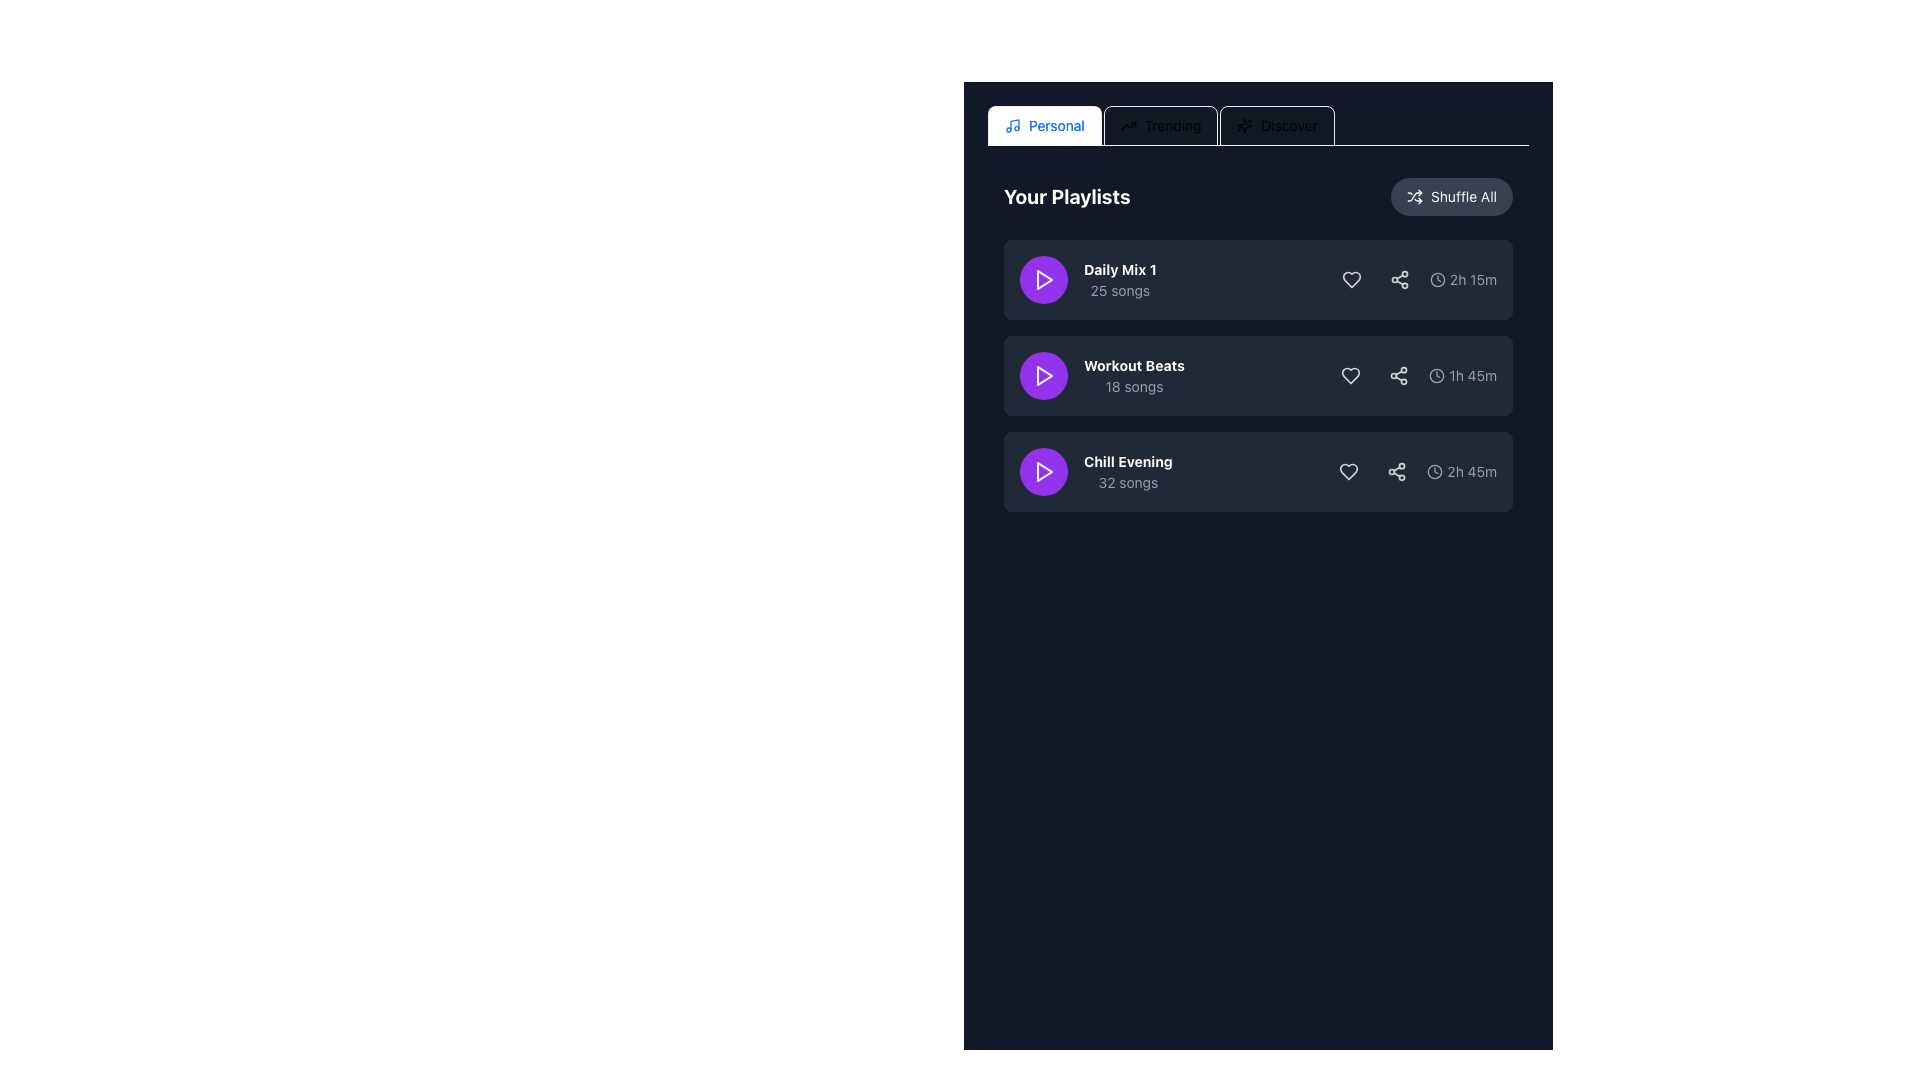  Describe the element at coordinates (1472, 471) in the screenshot. I see `the text label indicating the total duration of the 'Chill Evening' playlist, located in the lower-right corner of the playlist entry, aligned with a clock icon` at that location.